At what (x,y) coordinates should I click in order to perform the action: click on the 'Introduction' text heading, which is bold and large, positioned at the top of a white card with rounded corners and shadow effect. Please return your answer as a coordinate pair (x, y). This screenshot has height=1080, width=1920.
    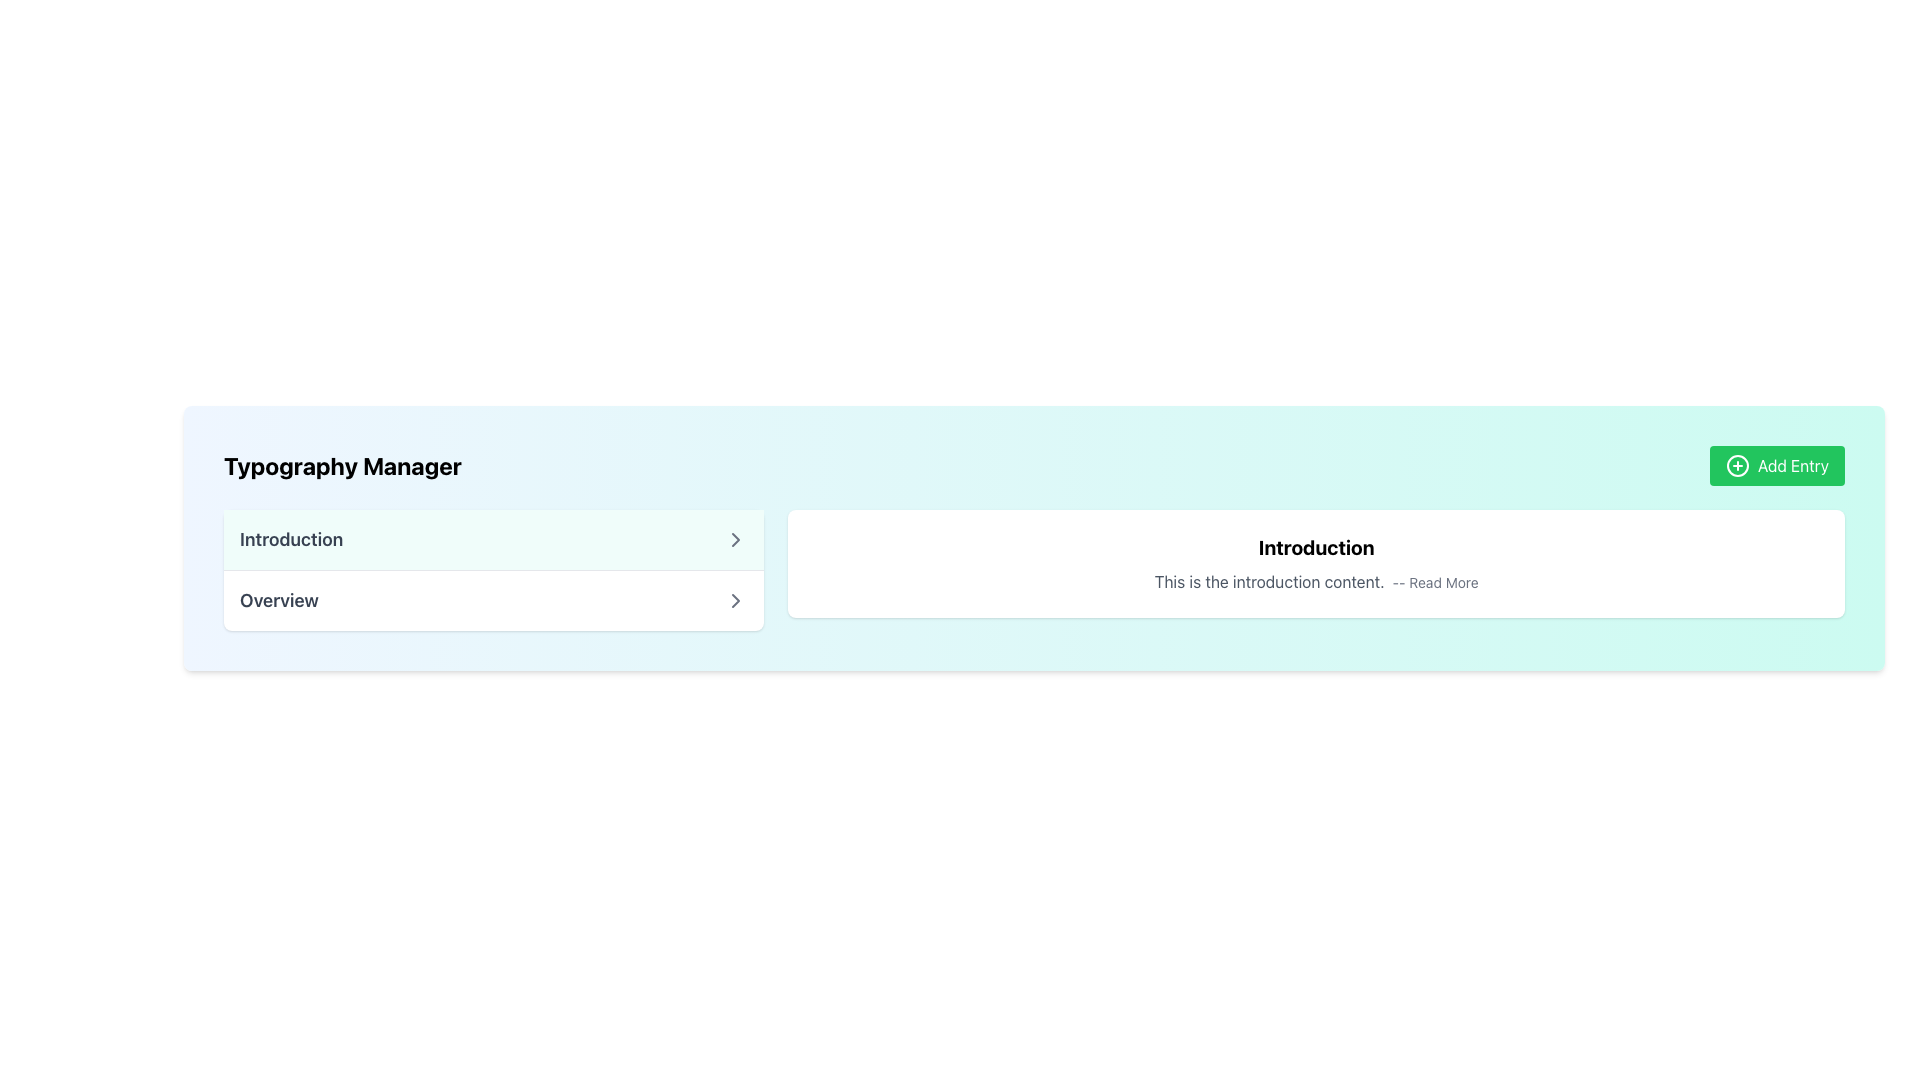
    Looking at the image, I should click on (1316, 547).